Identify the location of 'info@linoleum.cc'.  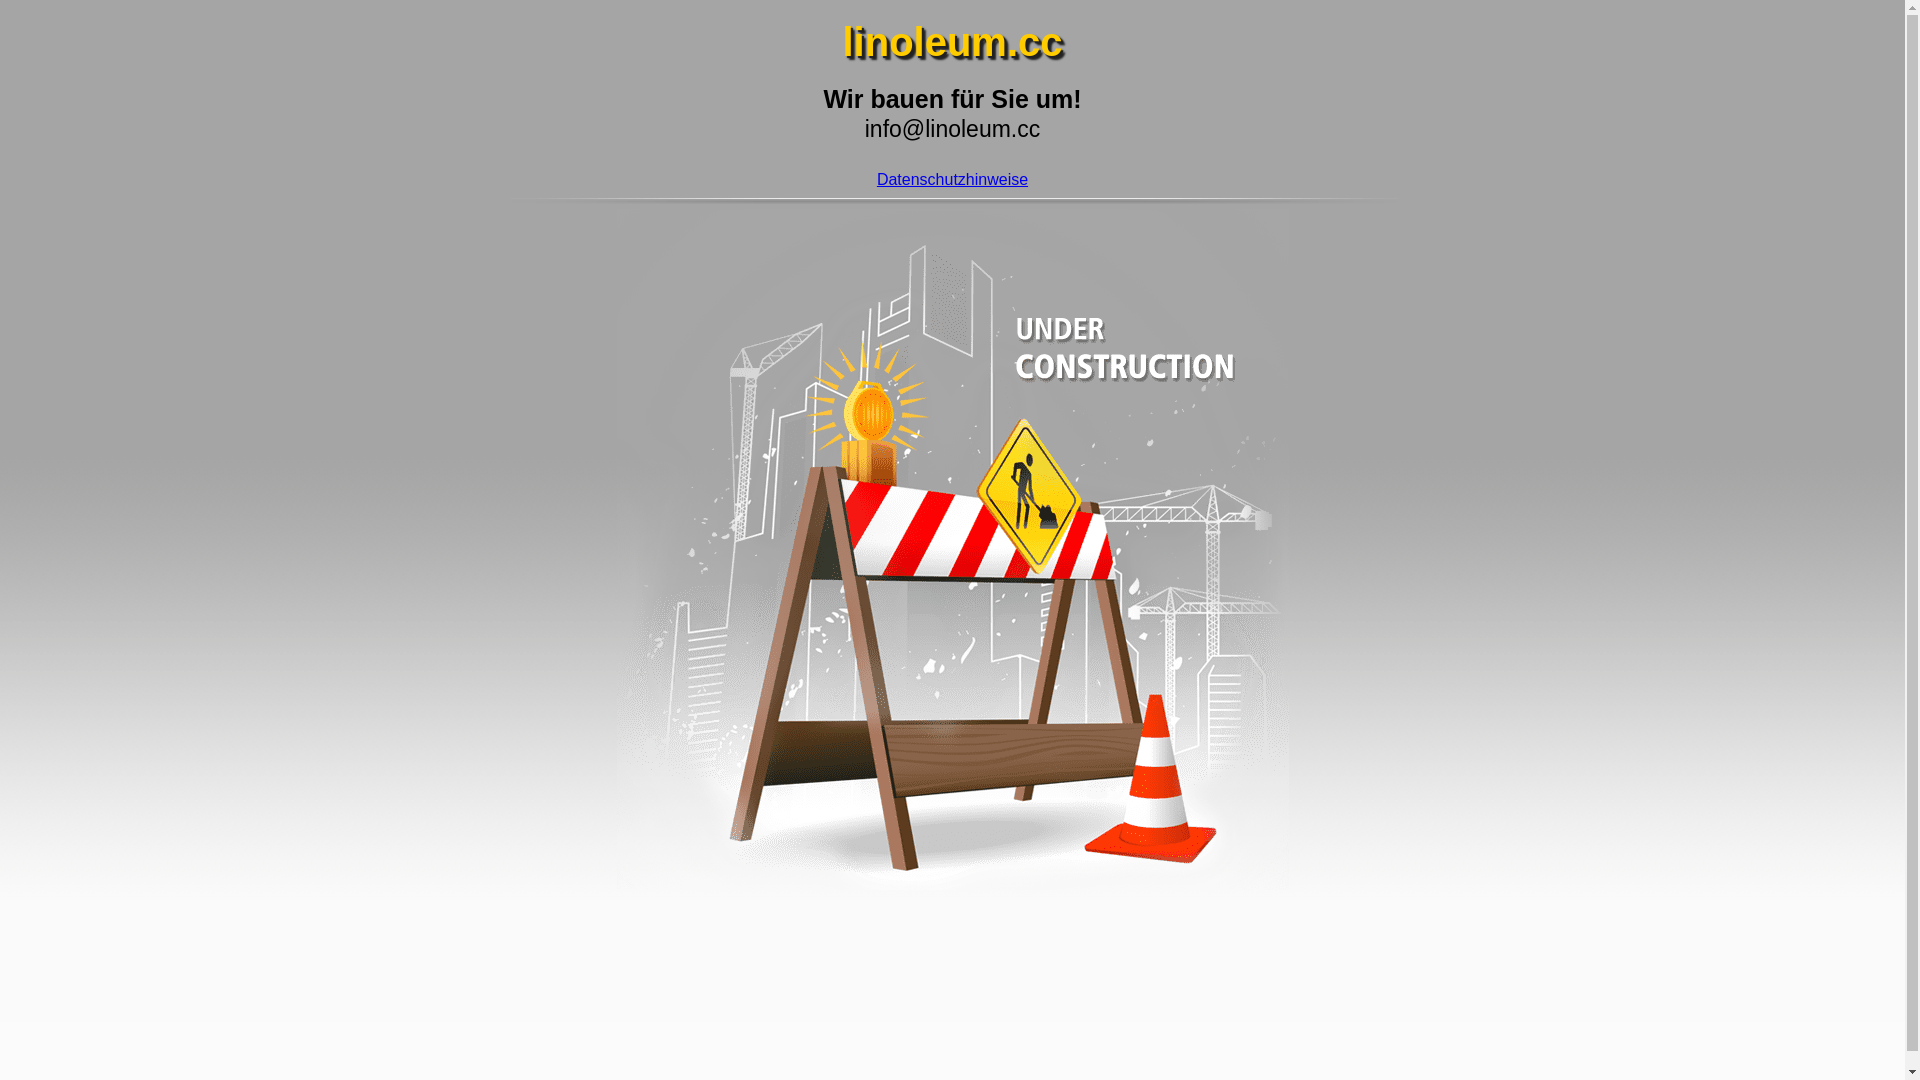
(951, 128).